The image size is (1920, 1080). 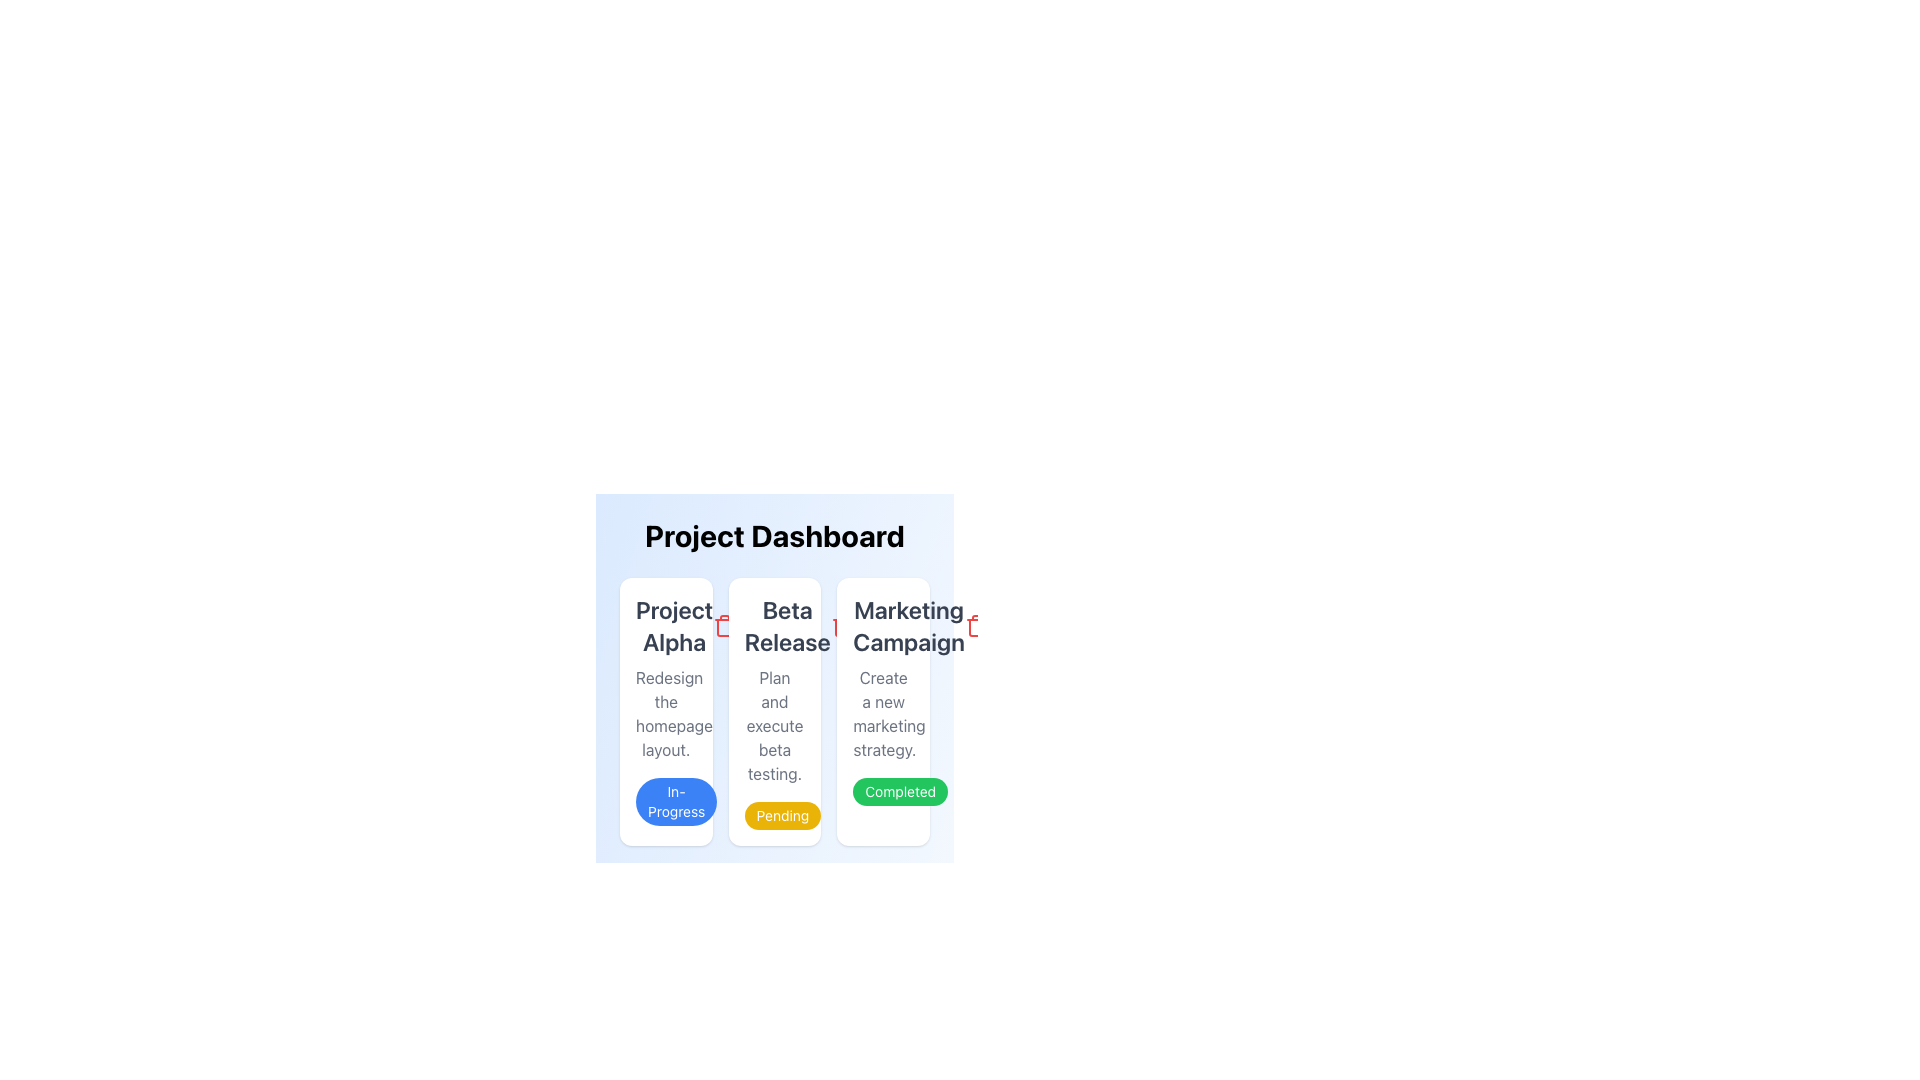 I want to click on the text label titled 'Marketing Campaign', which is located in the third column of the card layout under the 'Project Dashboard' header, so click(x=908, y=624).